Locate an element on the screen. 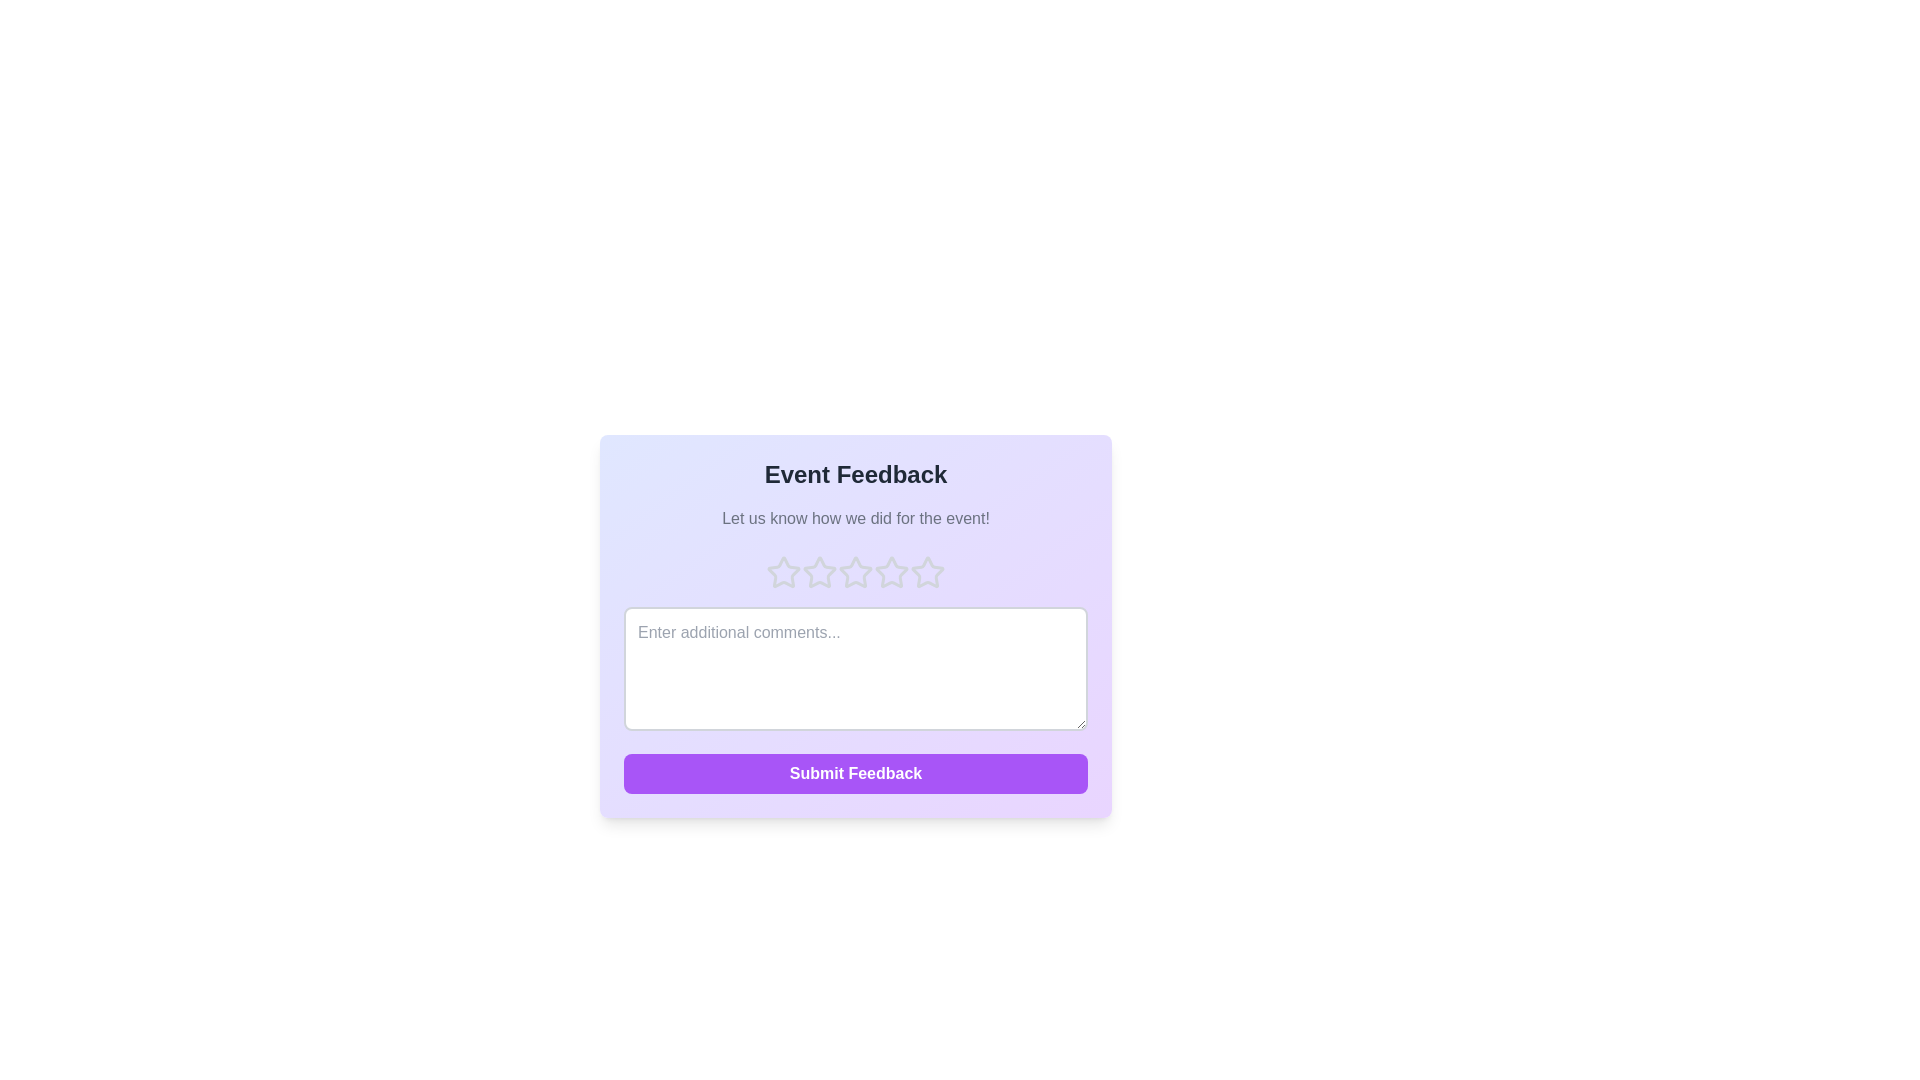 The image size is (1920, 1080). the bold, large-text header 'Event Feedback' which is centrally aligned at the top of the card-like component is located at coordinates (855, 474).